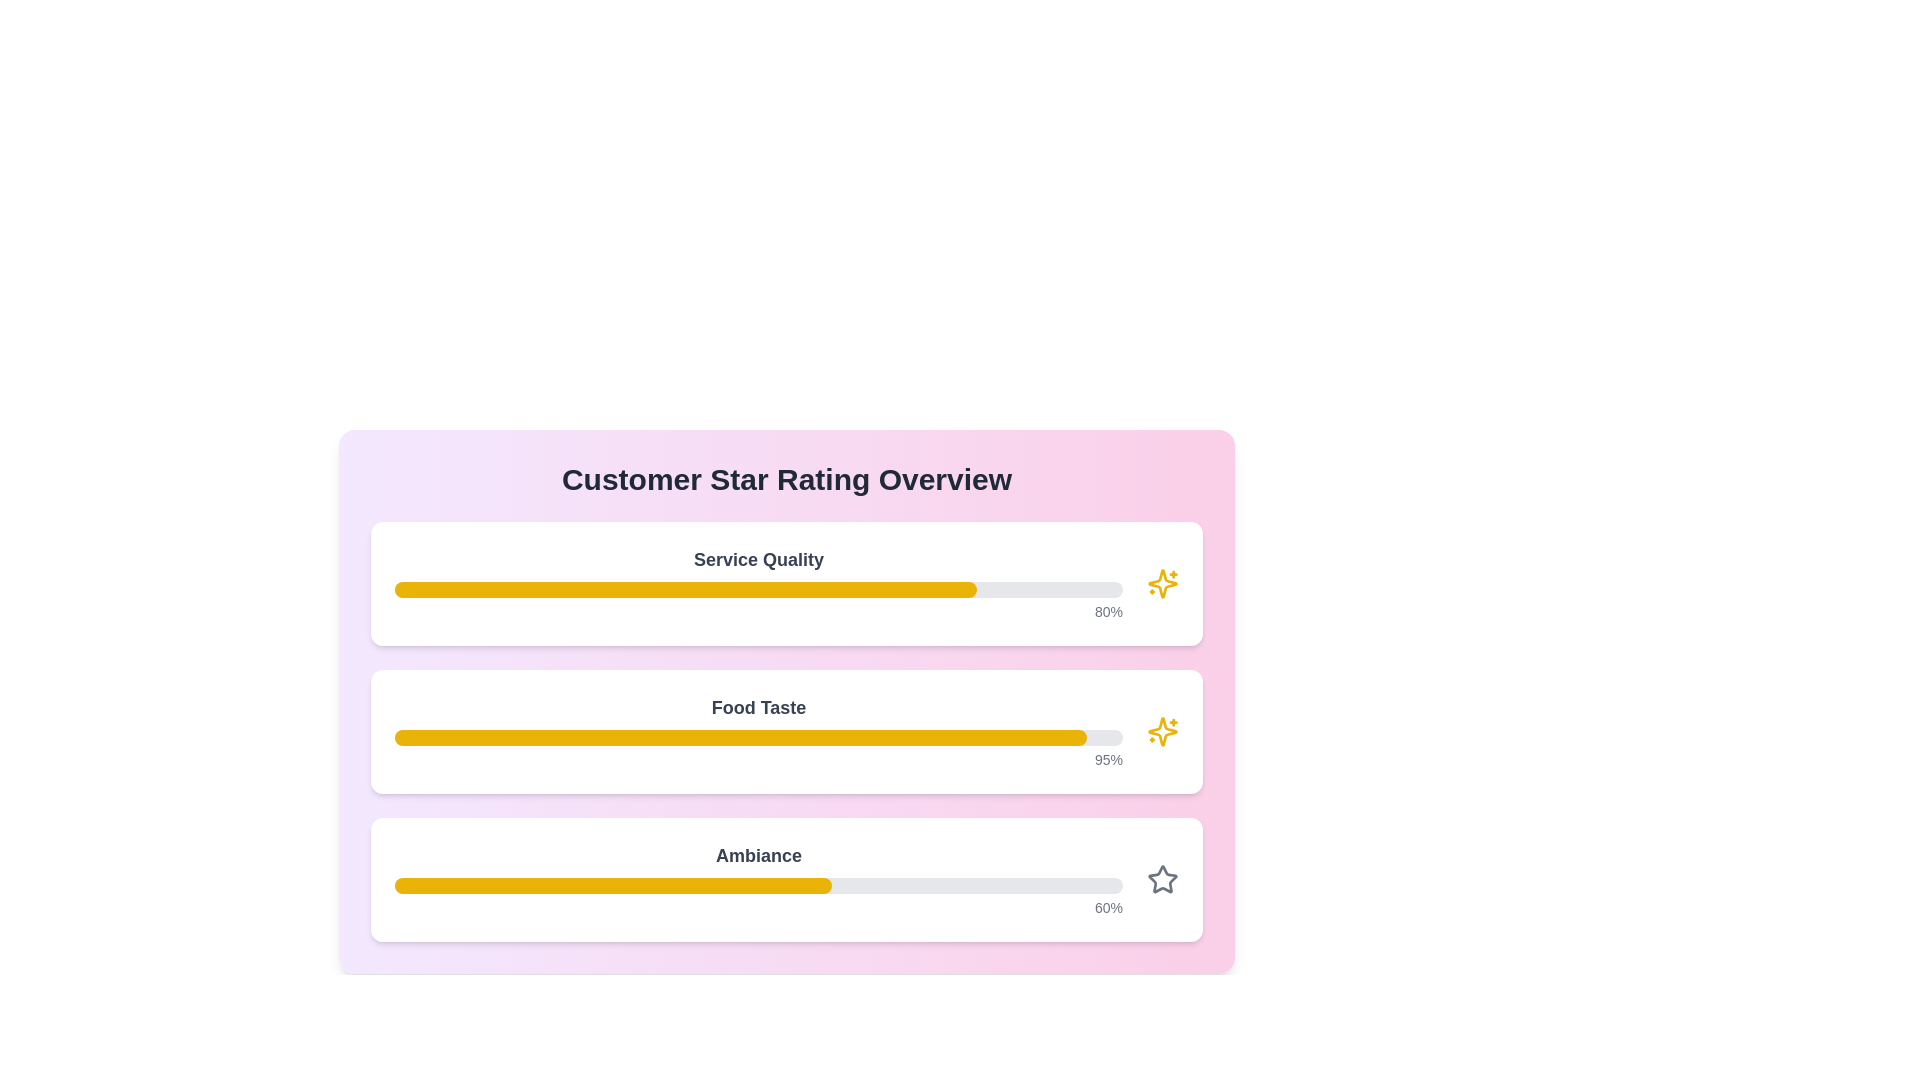 This screenshot has width=1920, height=1080. Describe the element at coordinates (1162, 878) in the screenshot. I see `the non-filled star icon at the far right end of the 'Ambiance' rating bar component in the UI` at that location.